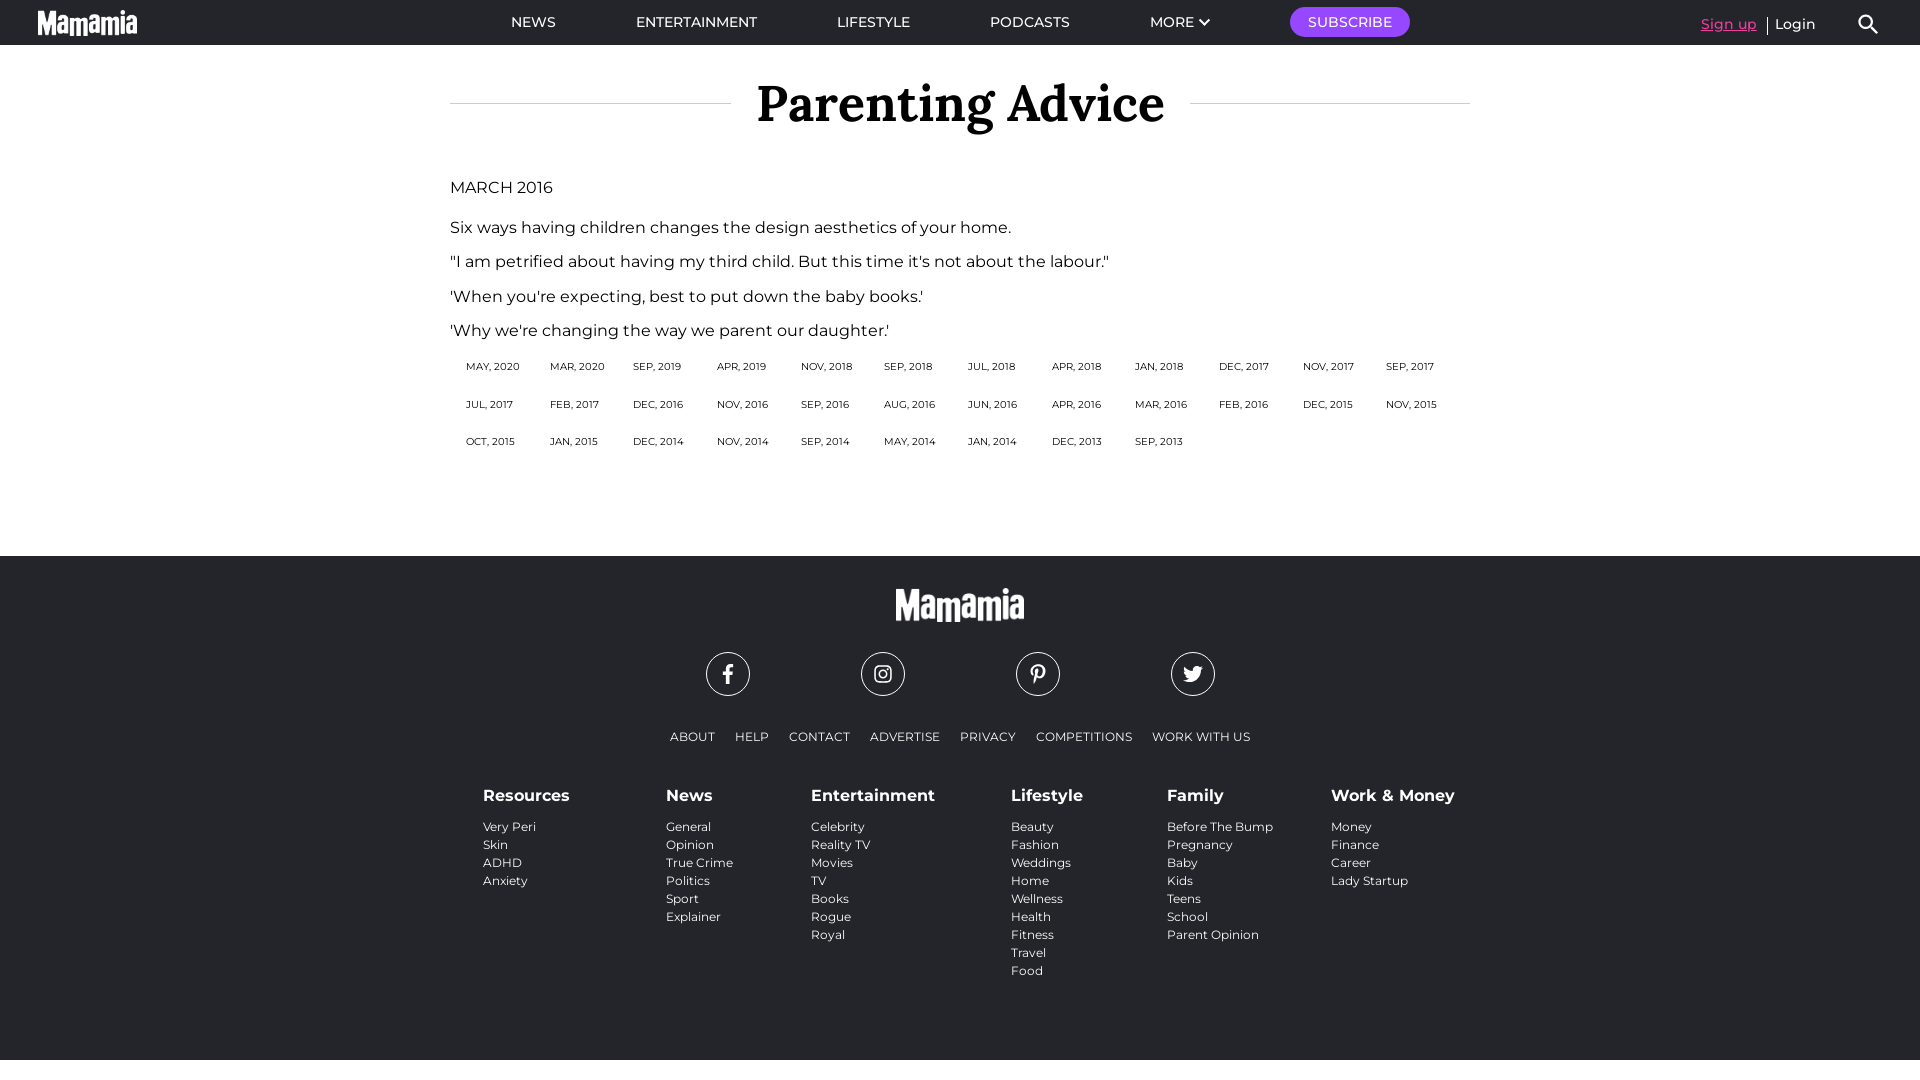  What do you see at coordinates (657, 404) in the screenshot?
I see `'DEC, 2016'` at bounding box center [657, 404].